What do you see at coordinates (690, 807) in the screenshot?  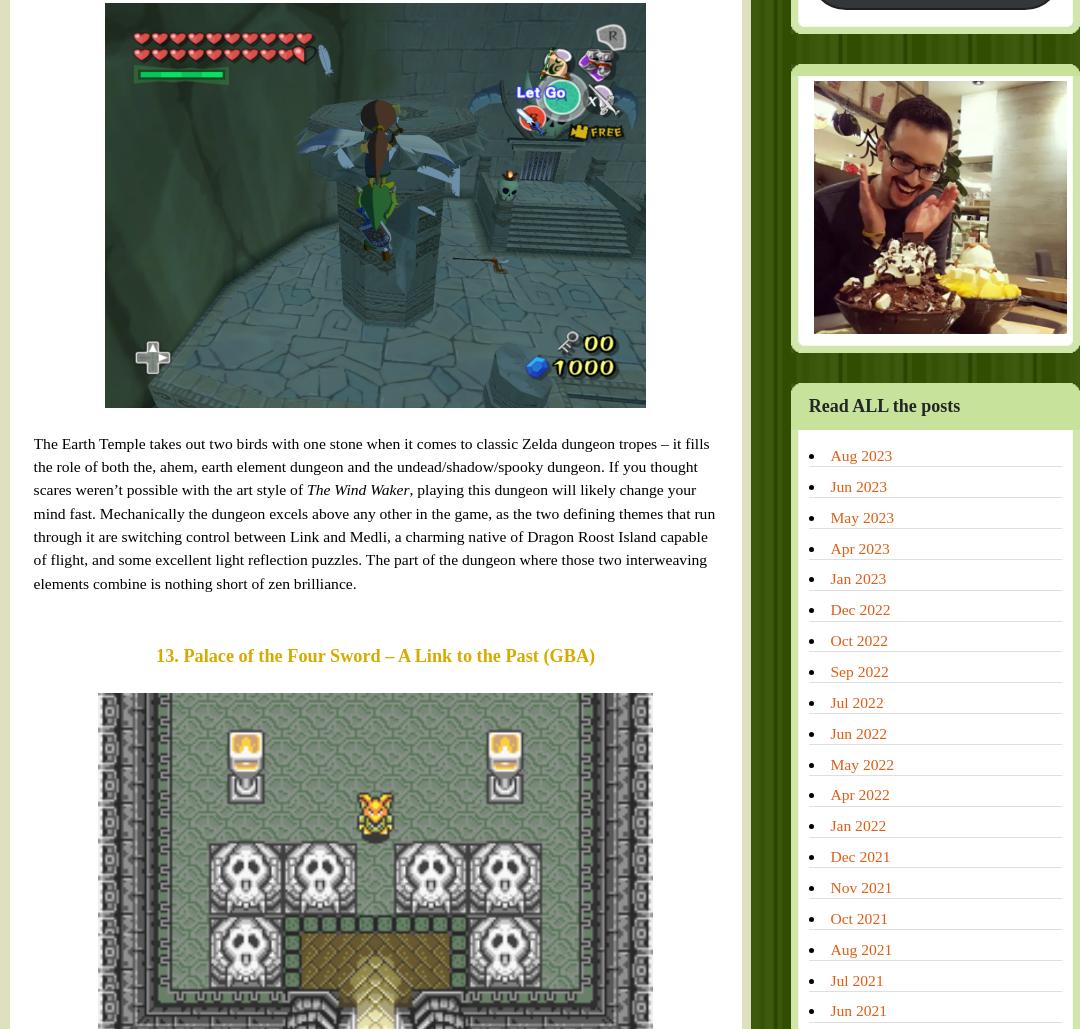 I see `'Aug 2019'` at bounding box center [690, 807].